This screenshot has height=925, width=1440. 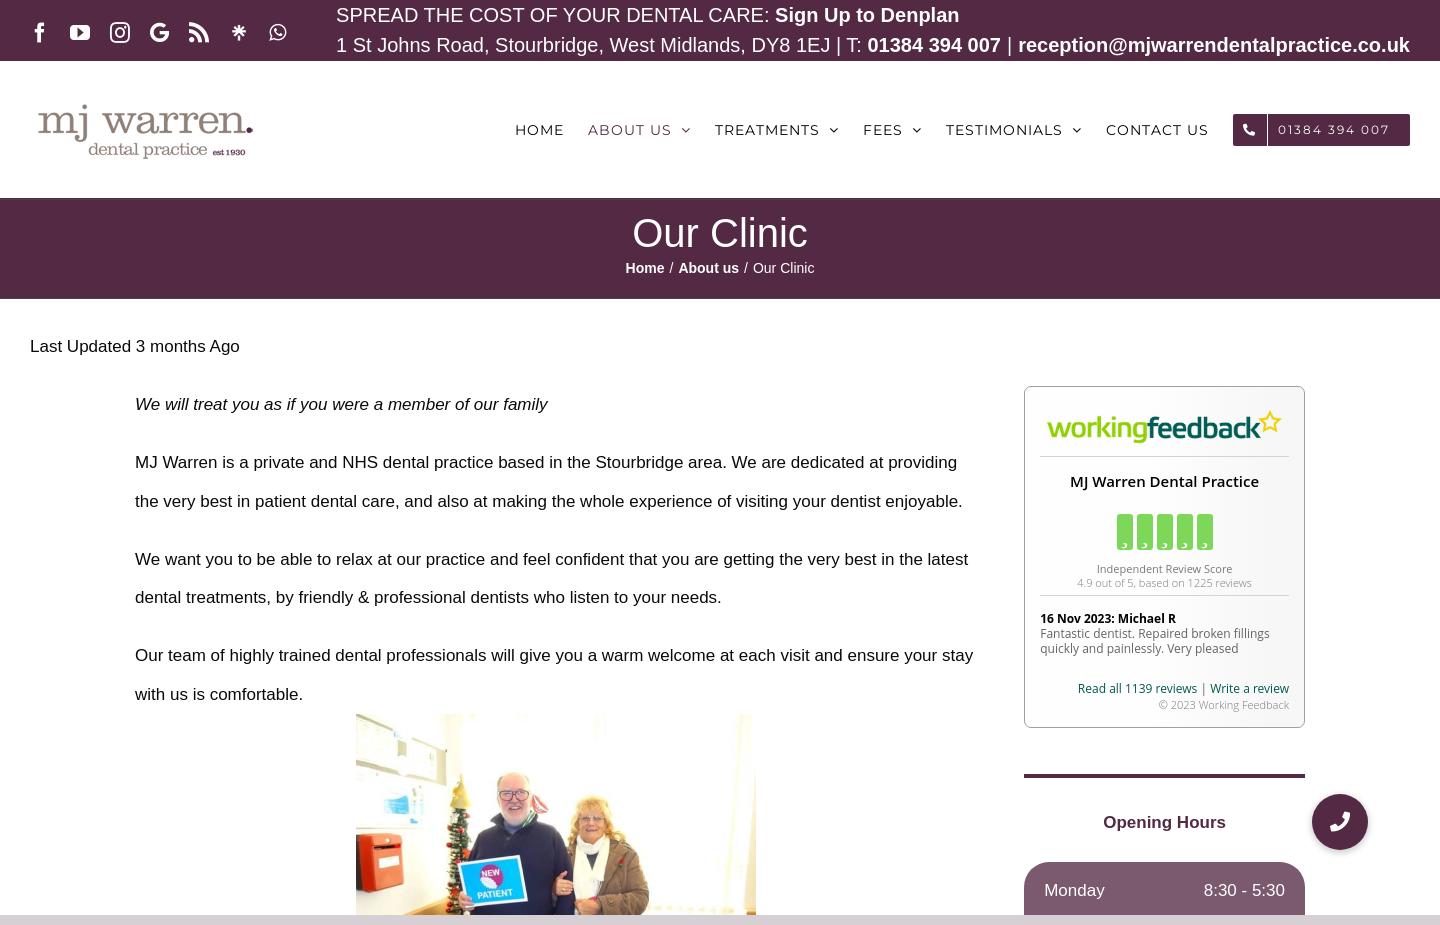 What do you see at coordinates (1242, 890) in the screenshot?
I see `'8:30 - 5:30'` at bounding box center [1242, 890].